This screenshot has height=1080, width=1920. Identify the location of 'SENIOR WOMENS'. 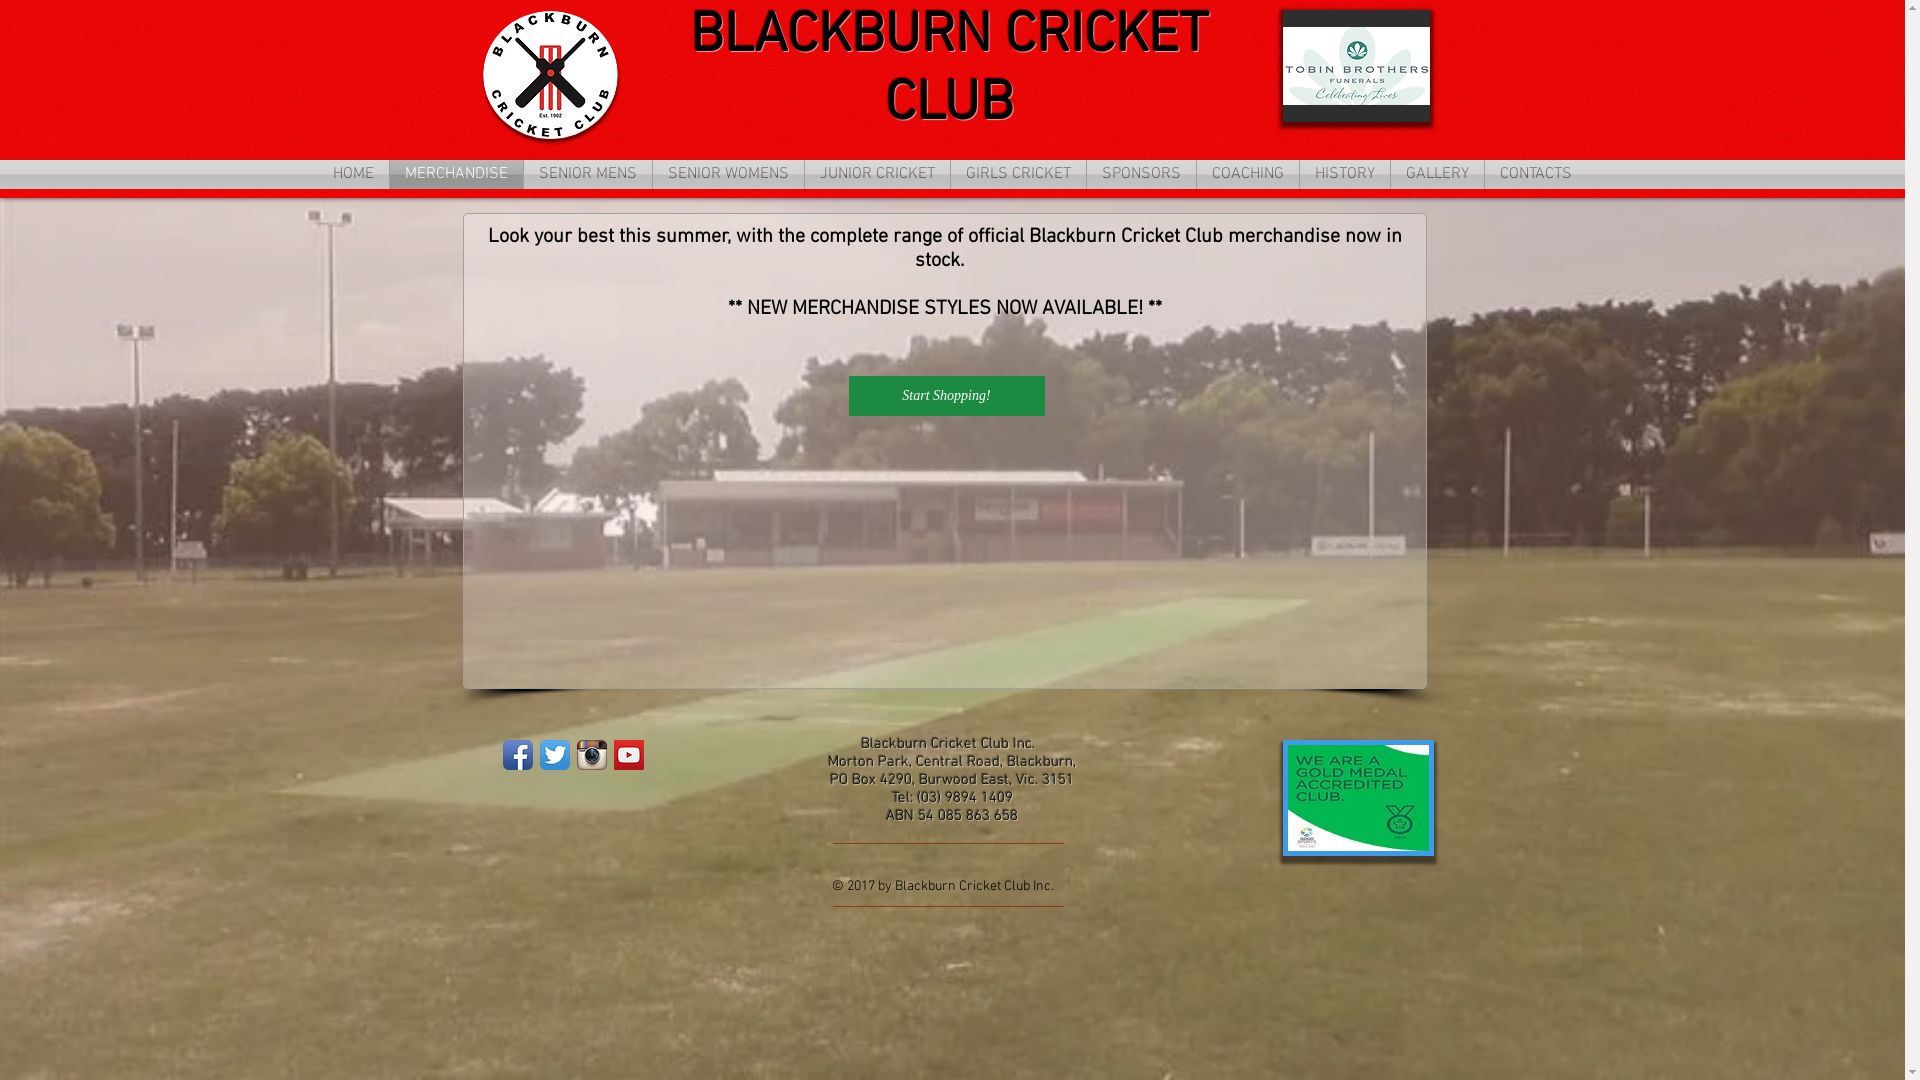
(727, 173).